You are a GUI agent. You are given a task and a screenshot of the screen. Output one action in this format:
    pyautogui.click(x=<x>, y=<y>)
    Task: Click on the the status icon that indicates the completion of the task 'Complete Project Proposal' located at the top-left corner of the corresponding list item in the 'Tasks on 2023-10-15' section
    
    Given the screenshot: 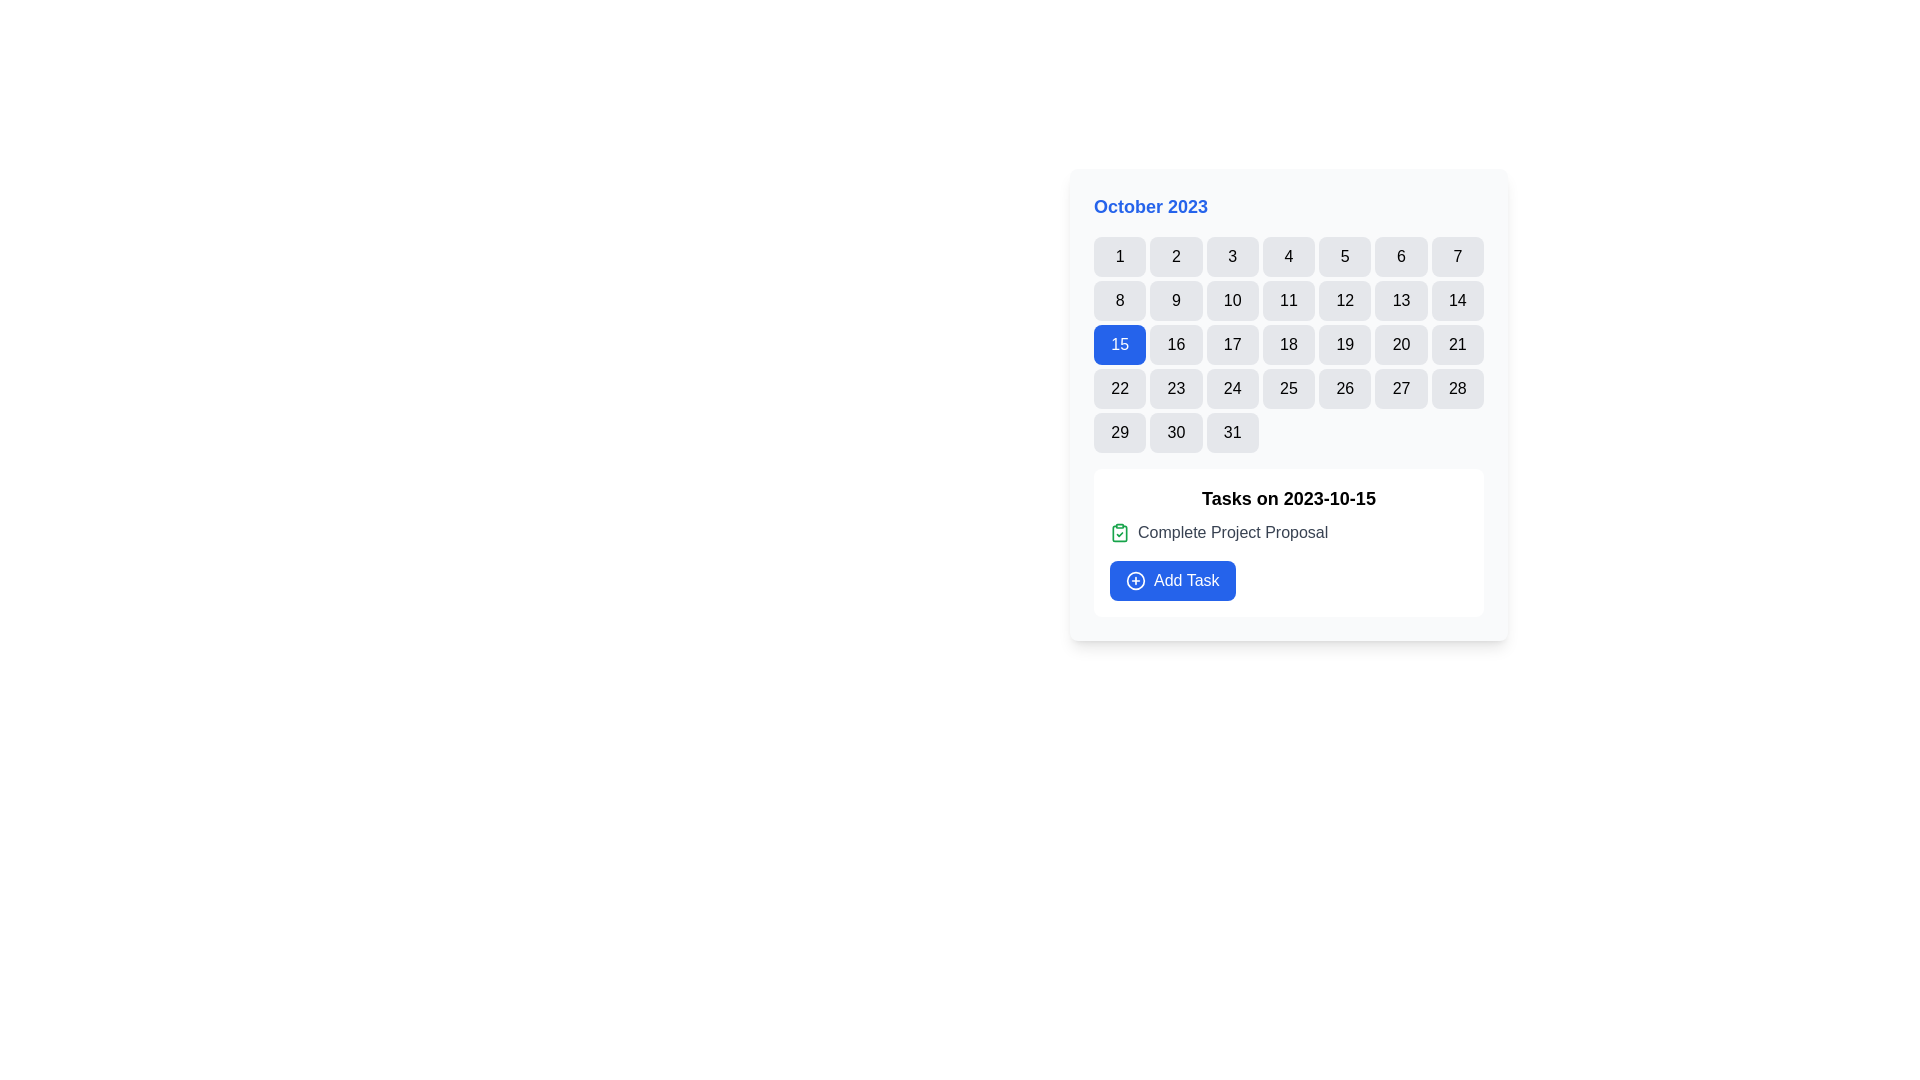 What is the action you would take?
    pyautogui.click(x=1118, y=531)
    